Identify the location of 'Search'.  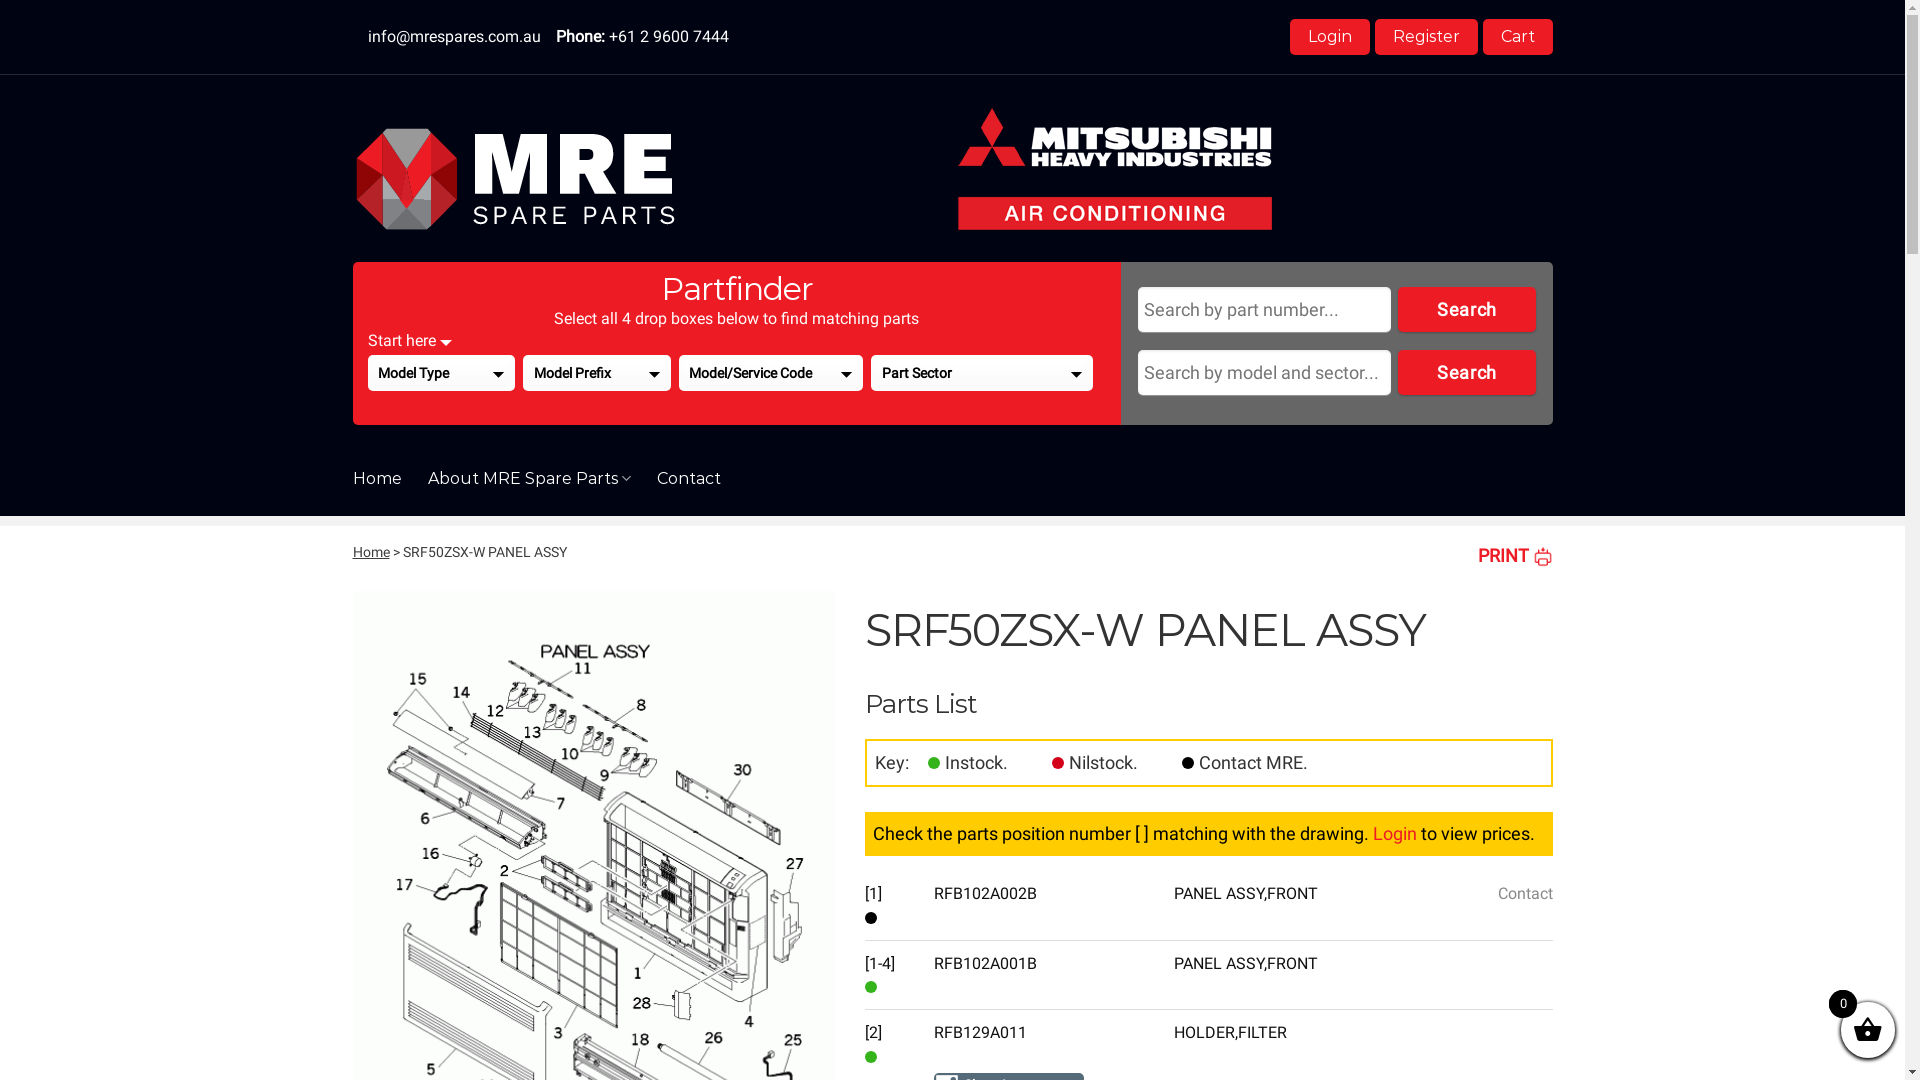
(1396, 372).